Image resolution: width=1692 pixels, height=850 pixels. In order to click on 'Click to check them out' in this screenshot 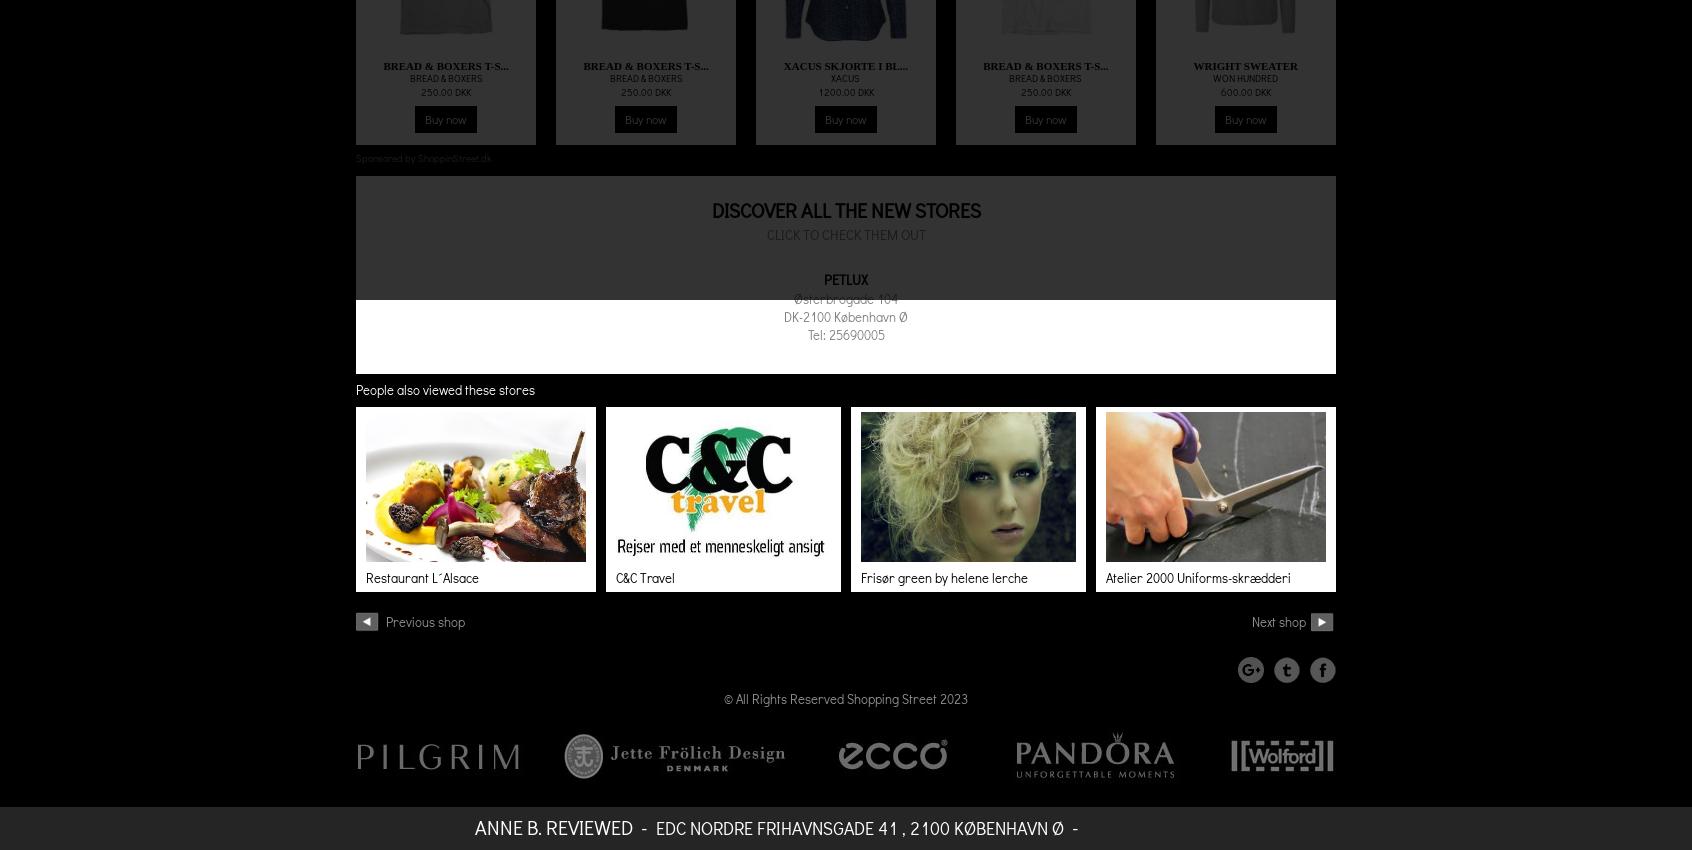, I will do `click(845, 234)`.